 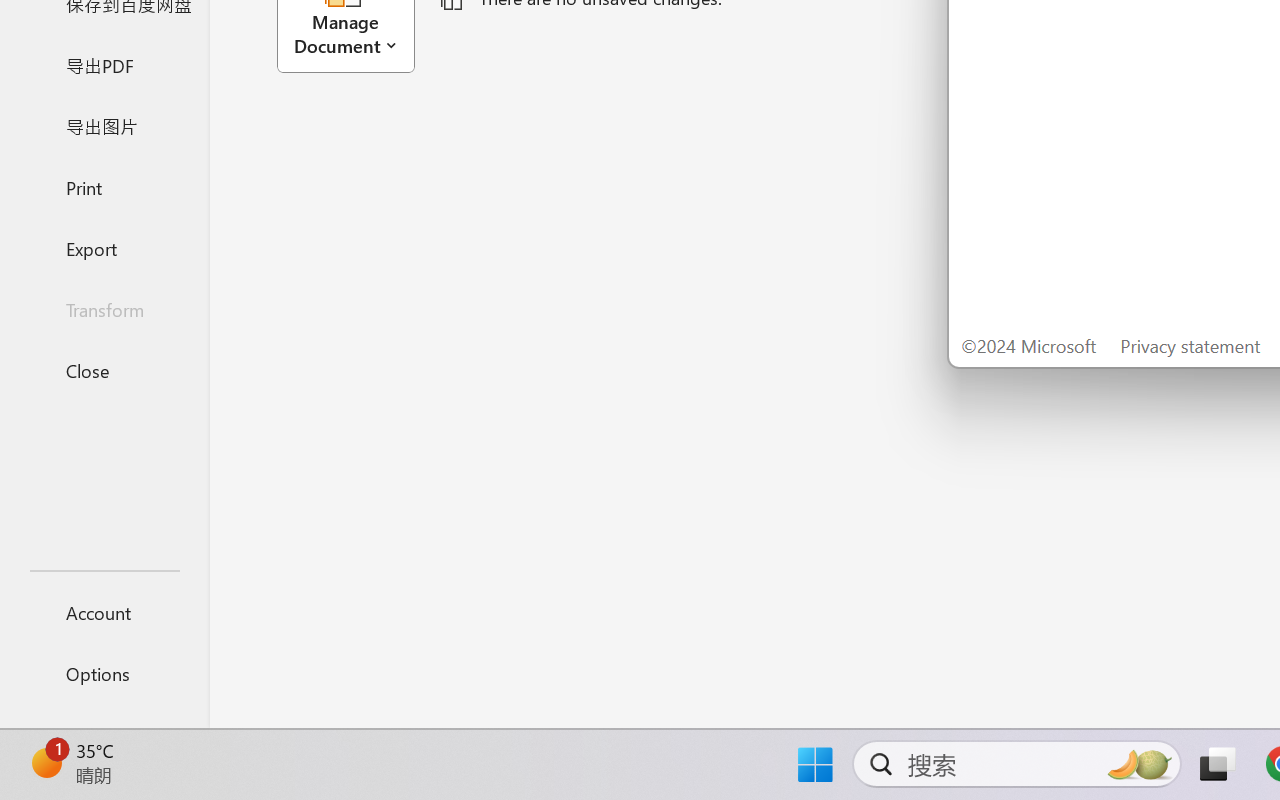 I want to click on 'Transform', so click(x=103, y=308).